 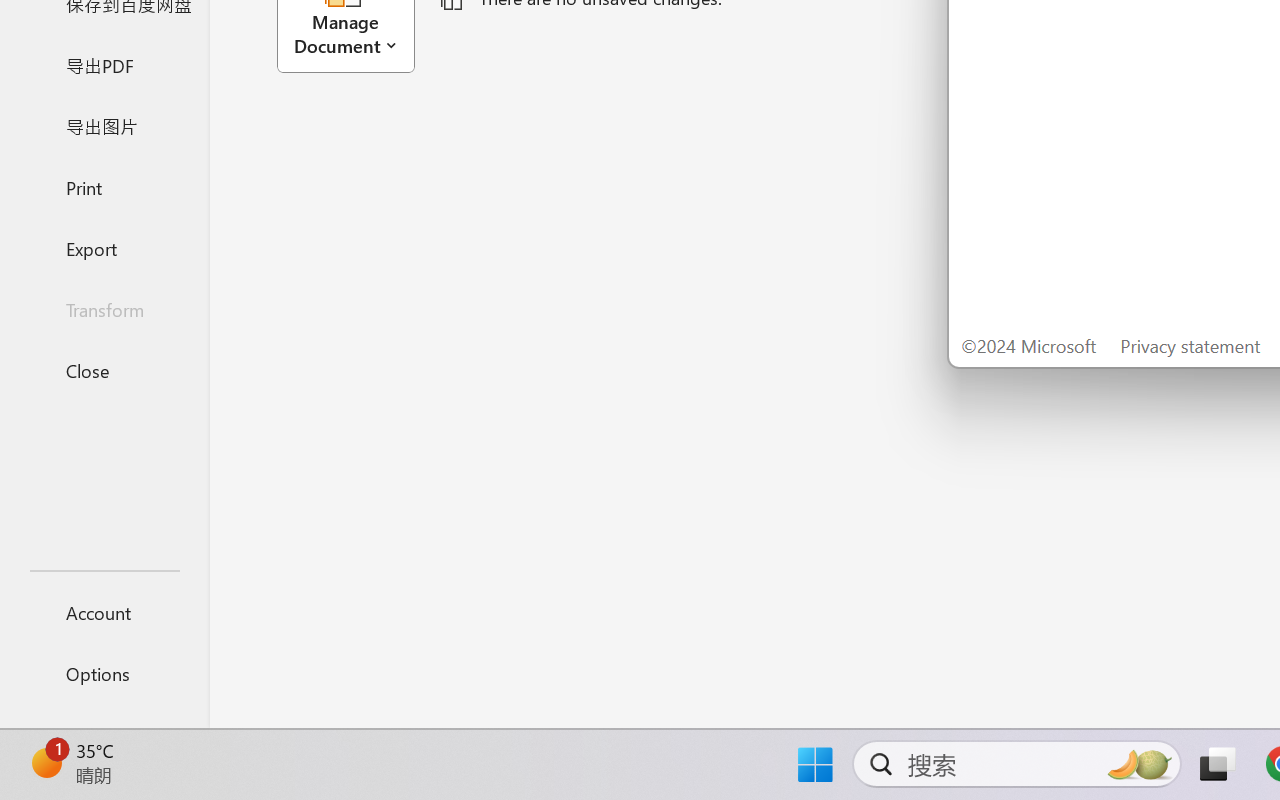 I want to click on 'Transform', so click(x=103, y=308).